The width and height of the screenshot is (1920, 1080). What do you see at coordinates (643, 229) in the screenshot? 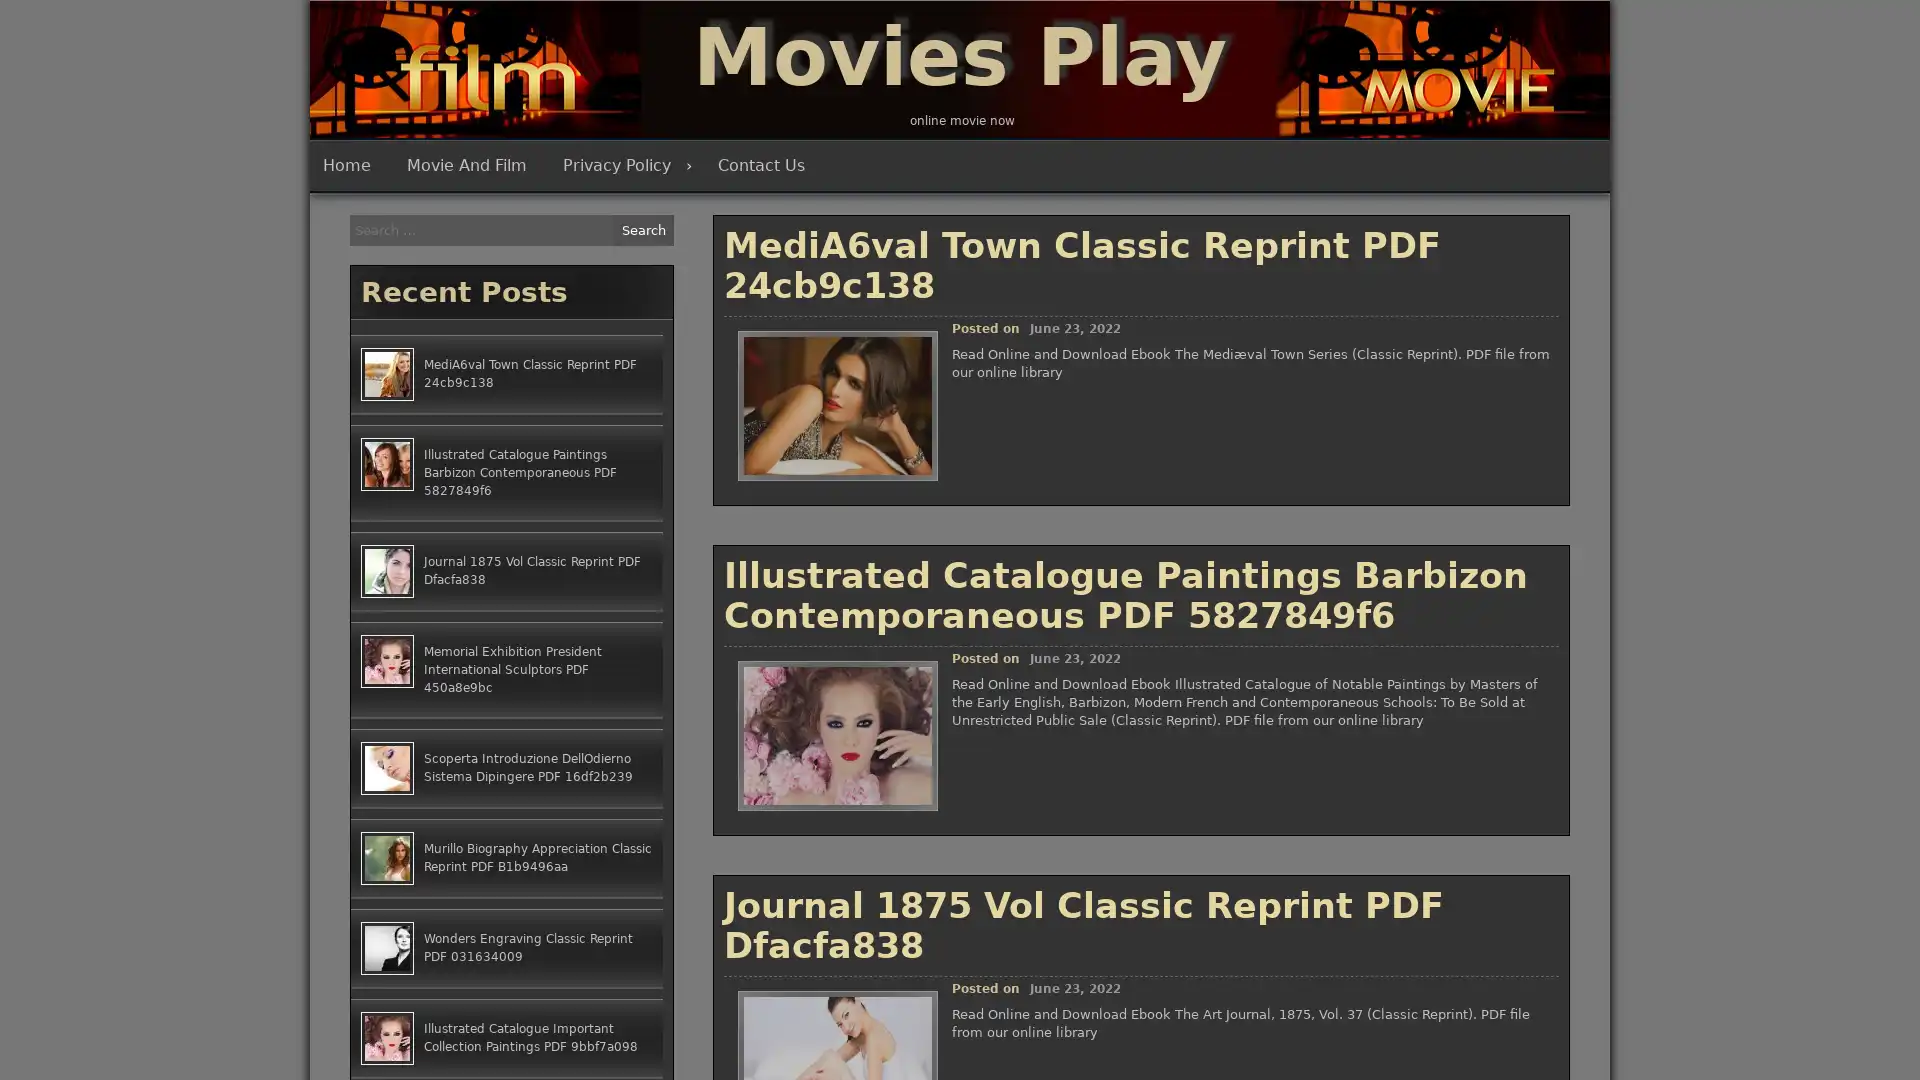
I see `Search` at bounding box center [643, 229].